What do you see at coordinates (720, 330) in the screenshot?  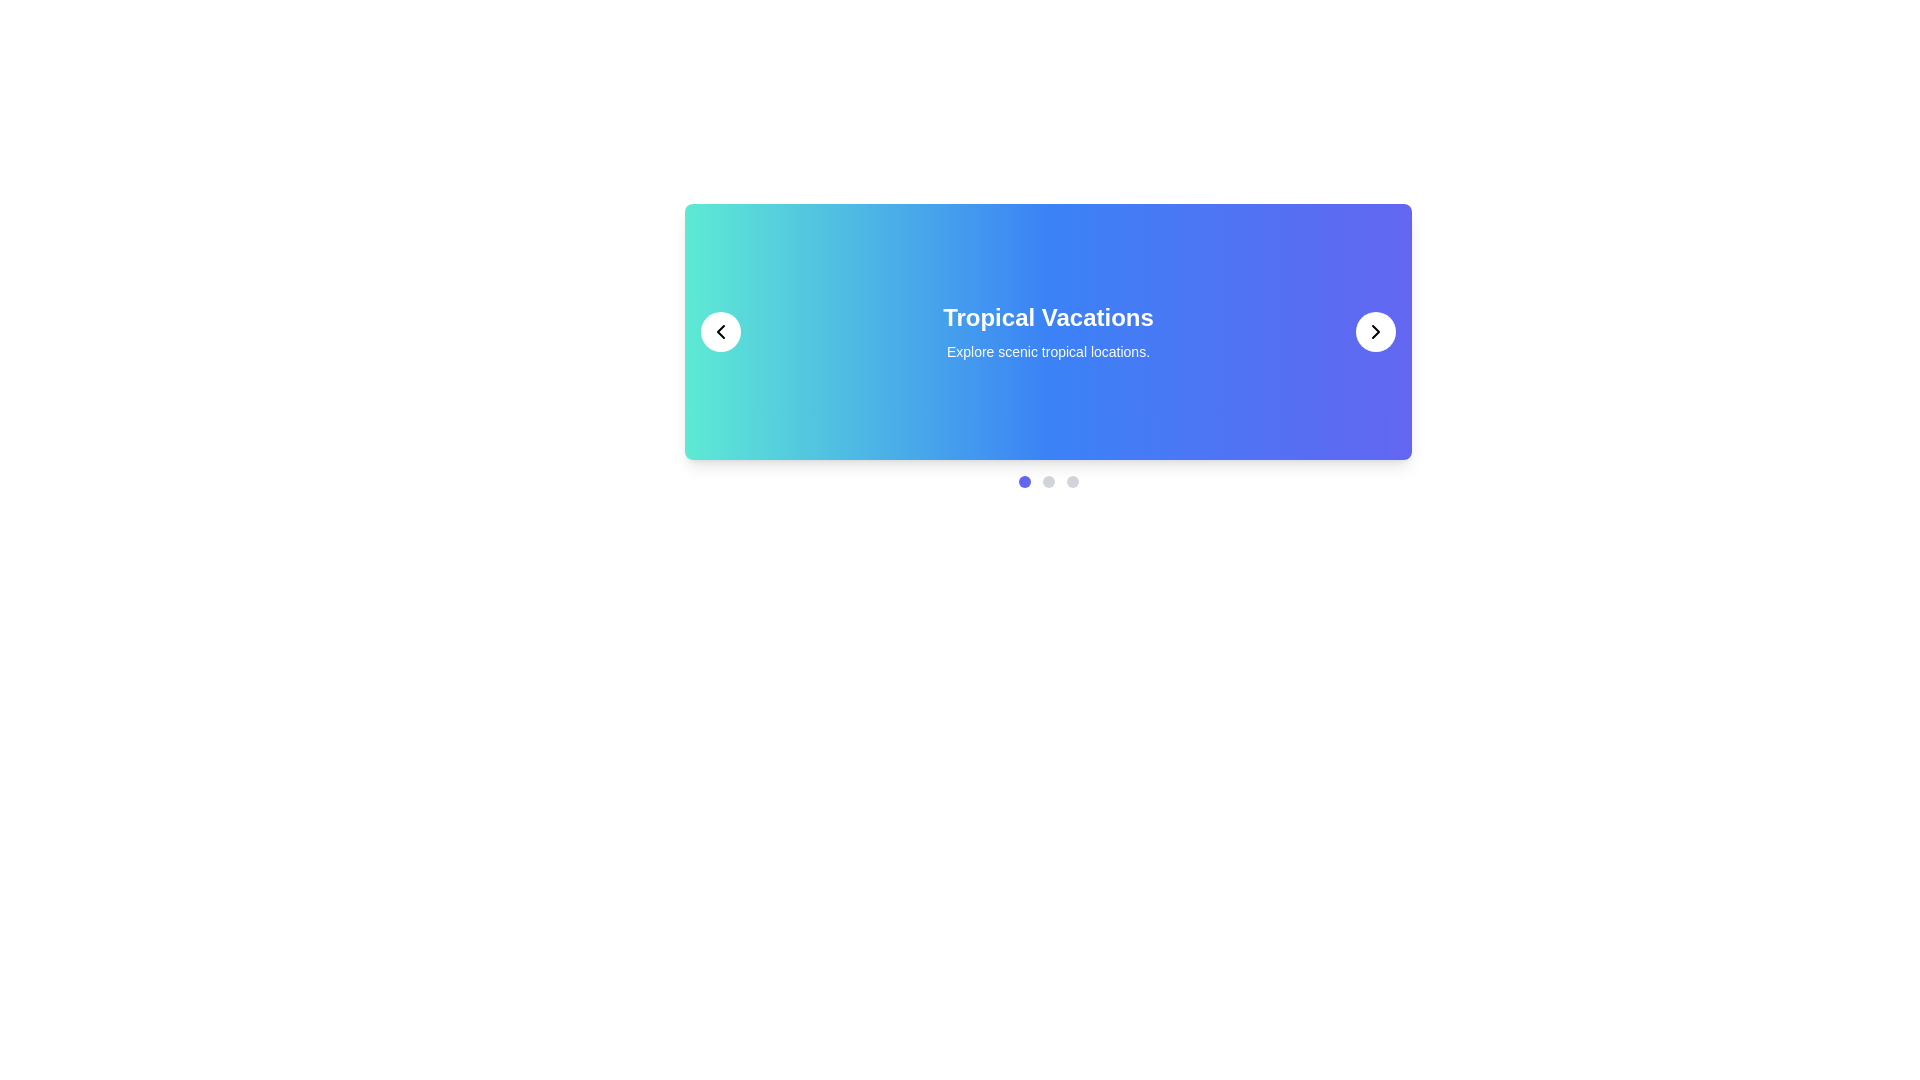 I see `the chevron left icon located within the circular button at the far left of the rectangular card component` at bounding box center [720, 330].